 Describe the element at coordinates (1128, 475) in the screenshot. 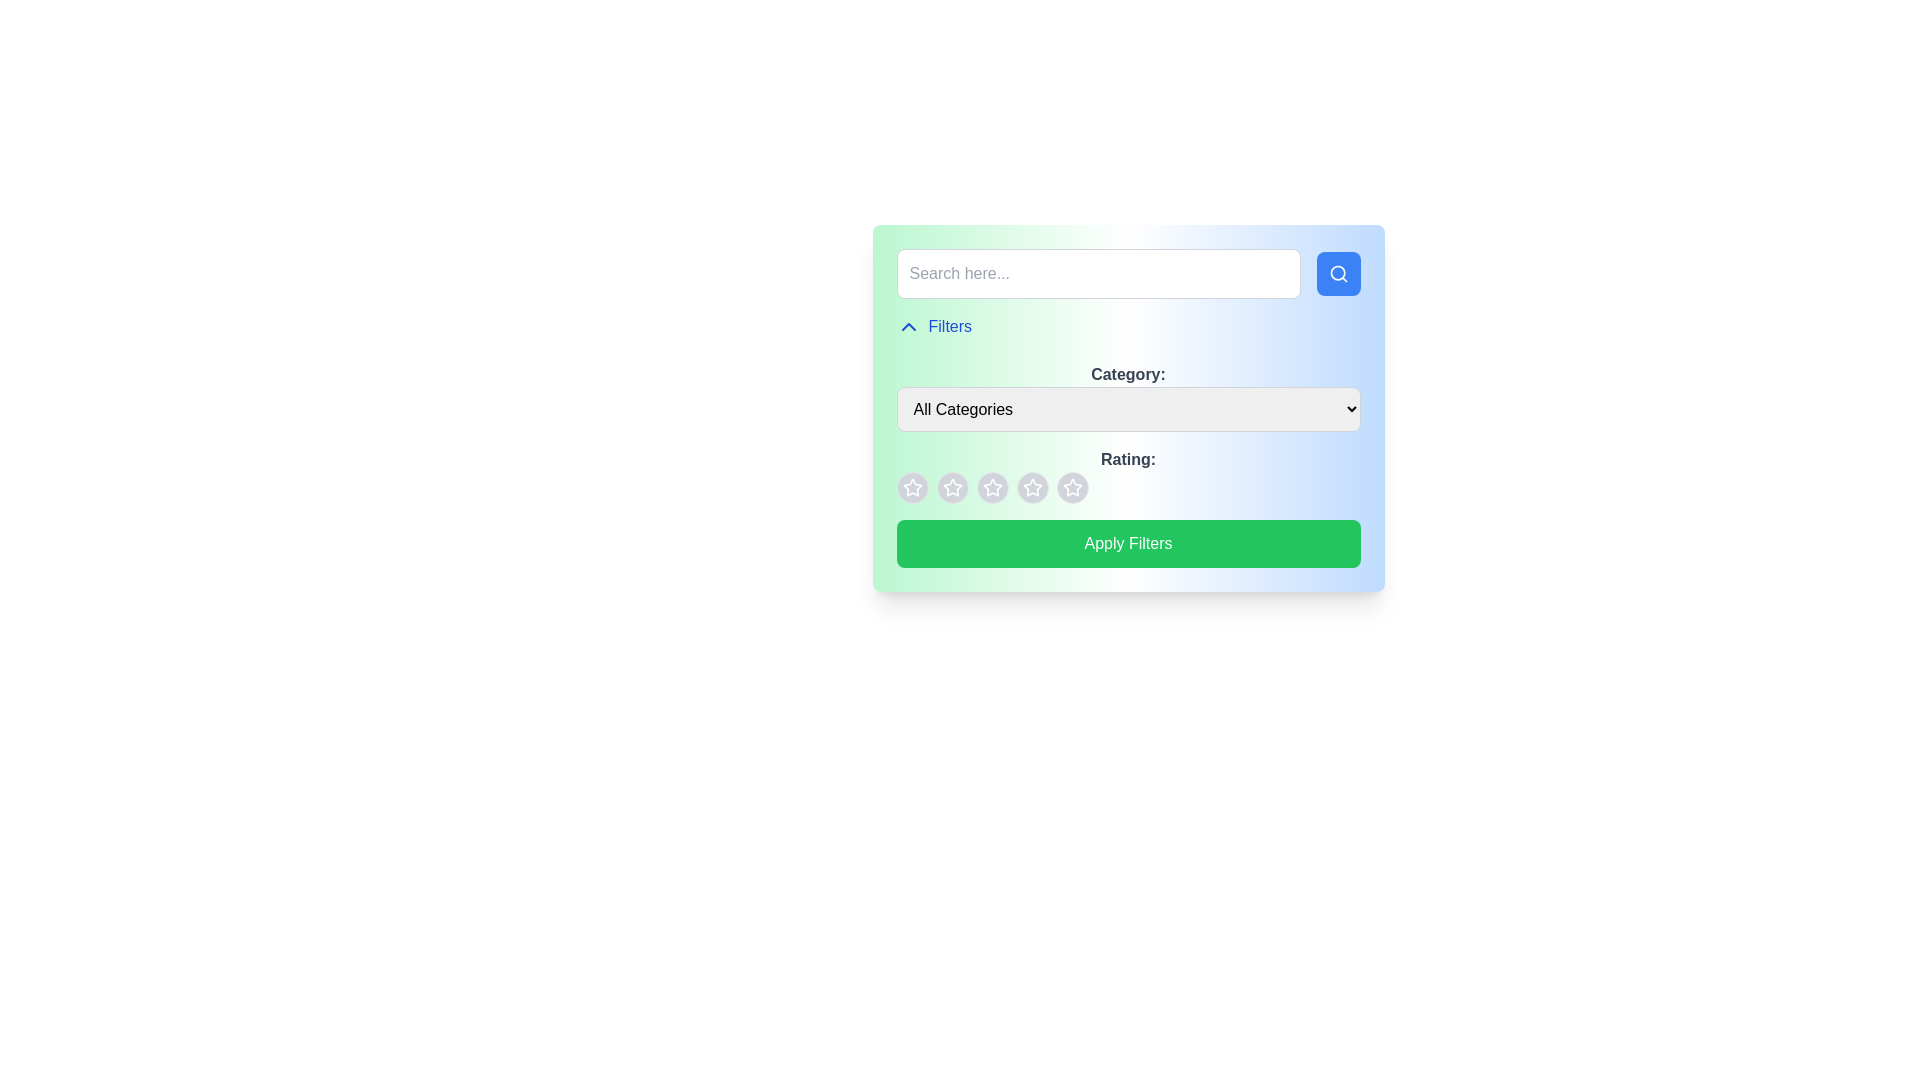

I see `the text label displaying 'Rating:' which is located above the star-based rating selector in the 'Rating' section` at that location.